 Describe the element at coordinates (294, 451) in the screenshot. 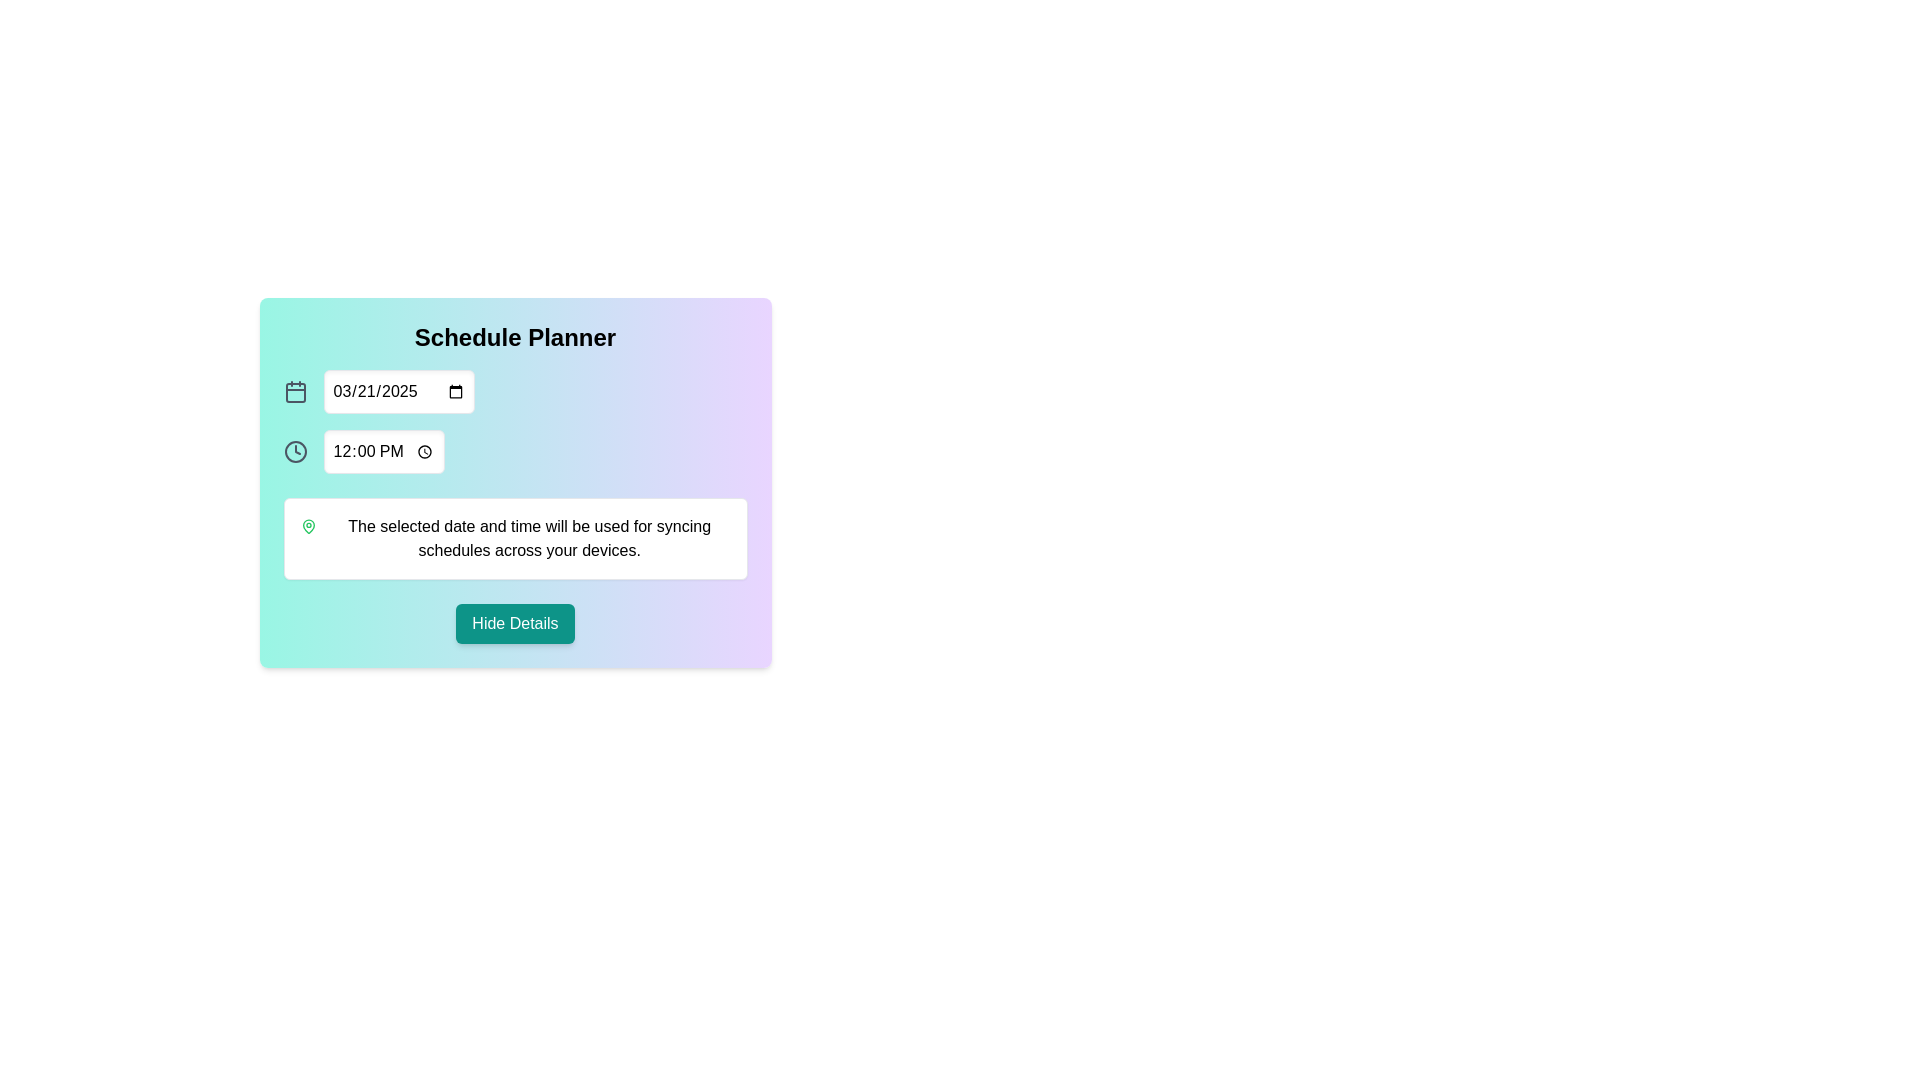

I see `the time icon located above the '12:00 PM' time input field` at that location.